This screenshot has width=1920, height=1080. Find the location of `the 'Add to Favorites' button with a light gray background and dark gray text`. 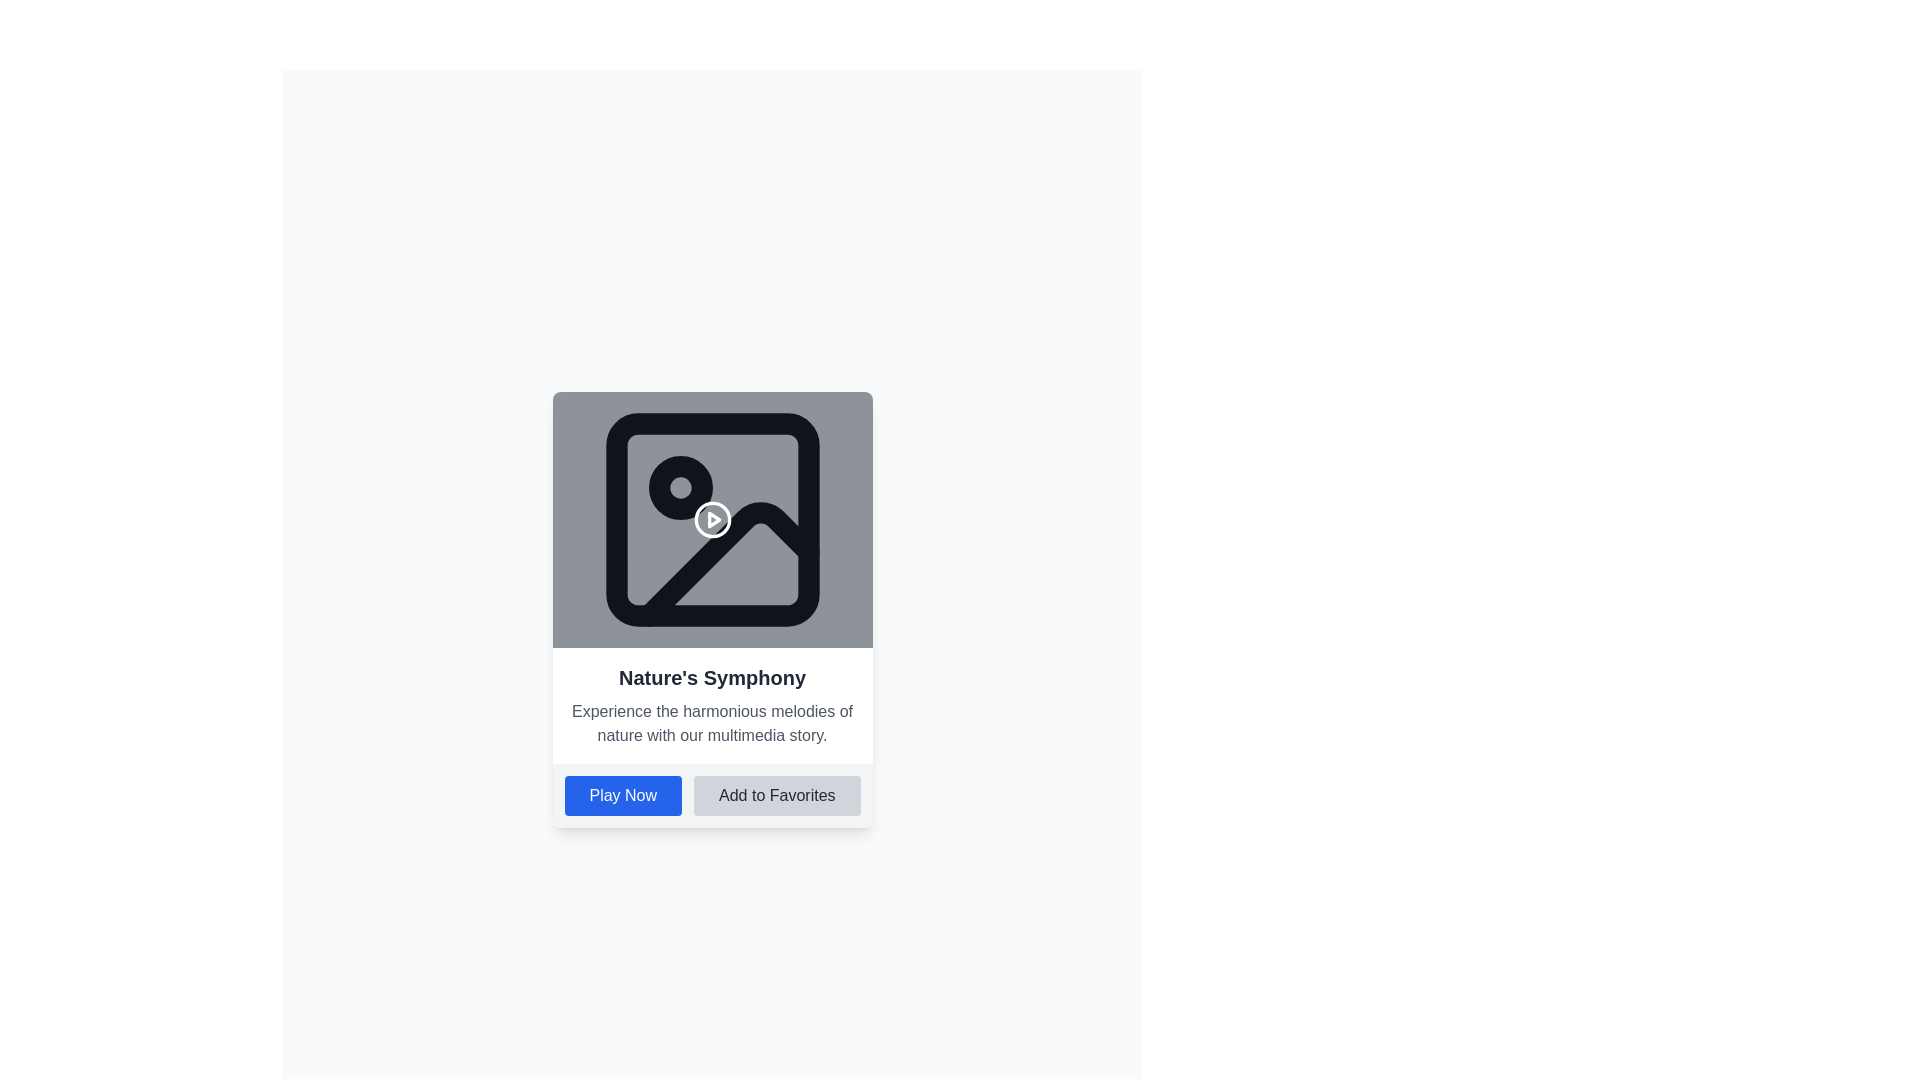

the 'Add to Favorites' button with a light gray background and dark gray text is located at coordinates (776, 794).